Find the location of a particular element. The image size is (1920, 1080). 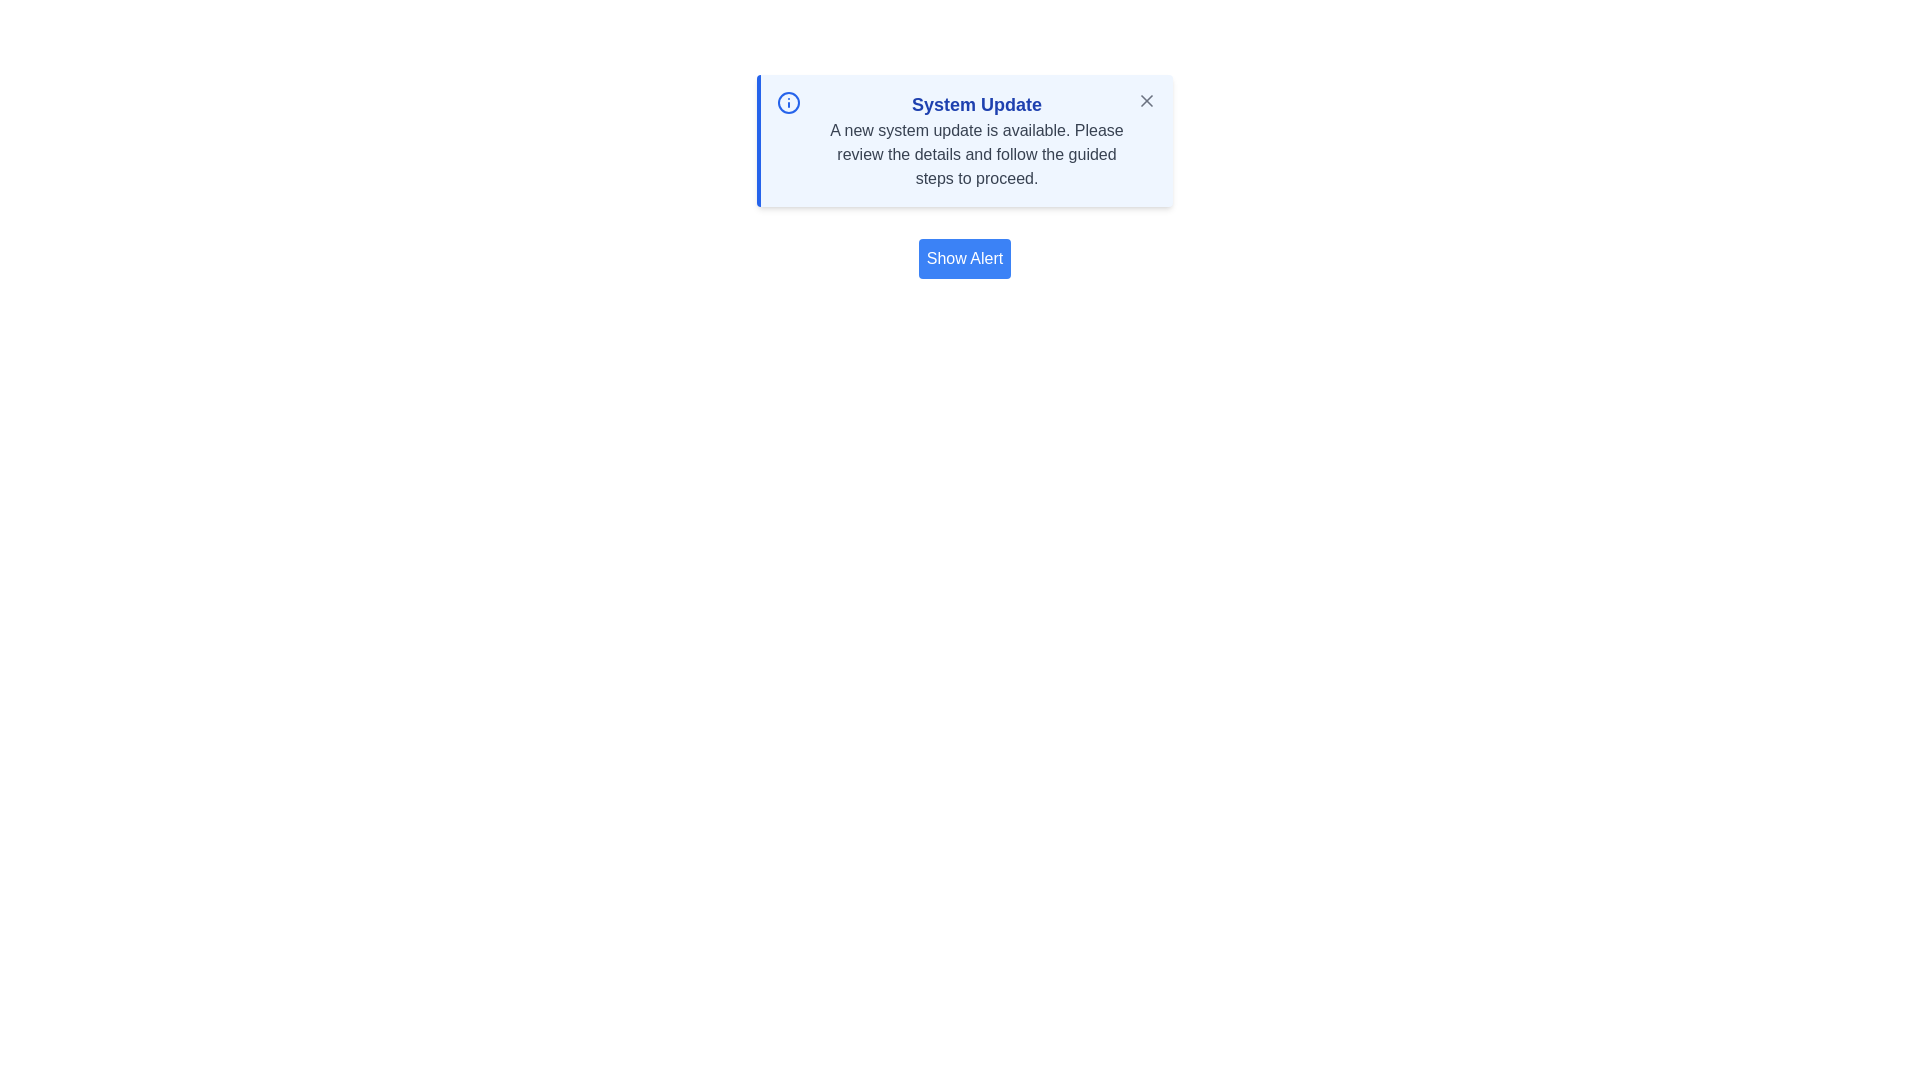

the 'Show Alert' button to display the alert is located at coordinates (964, 257).